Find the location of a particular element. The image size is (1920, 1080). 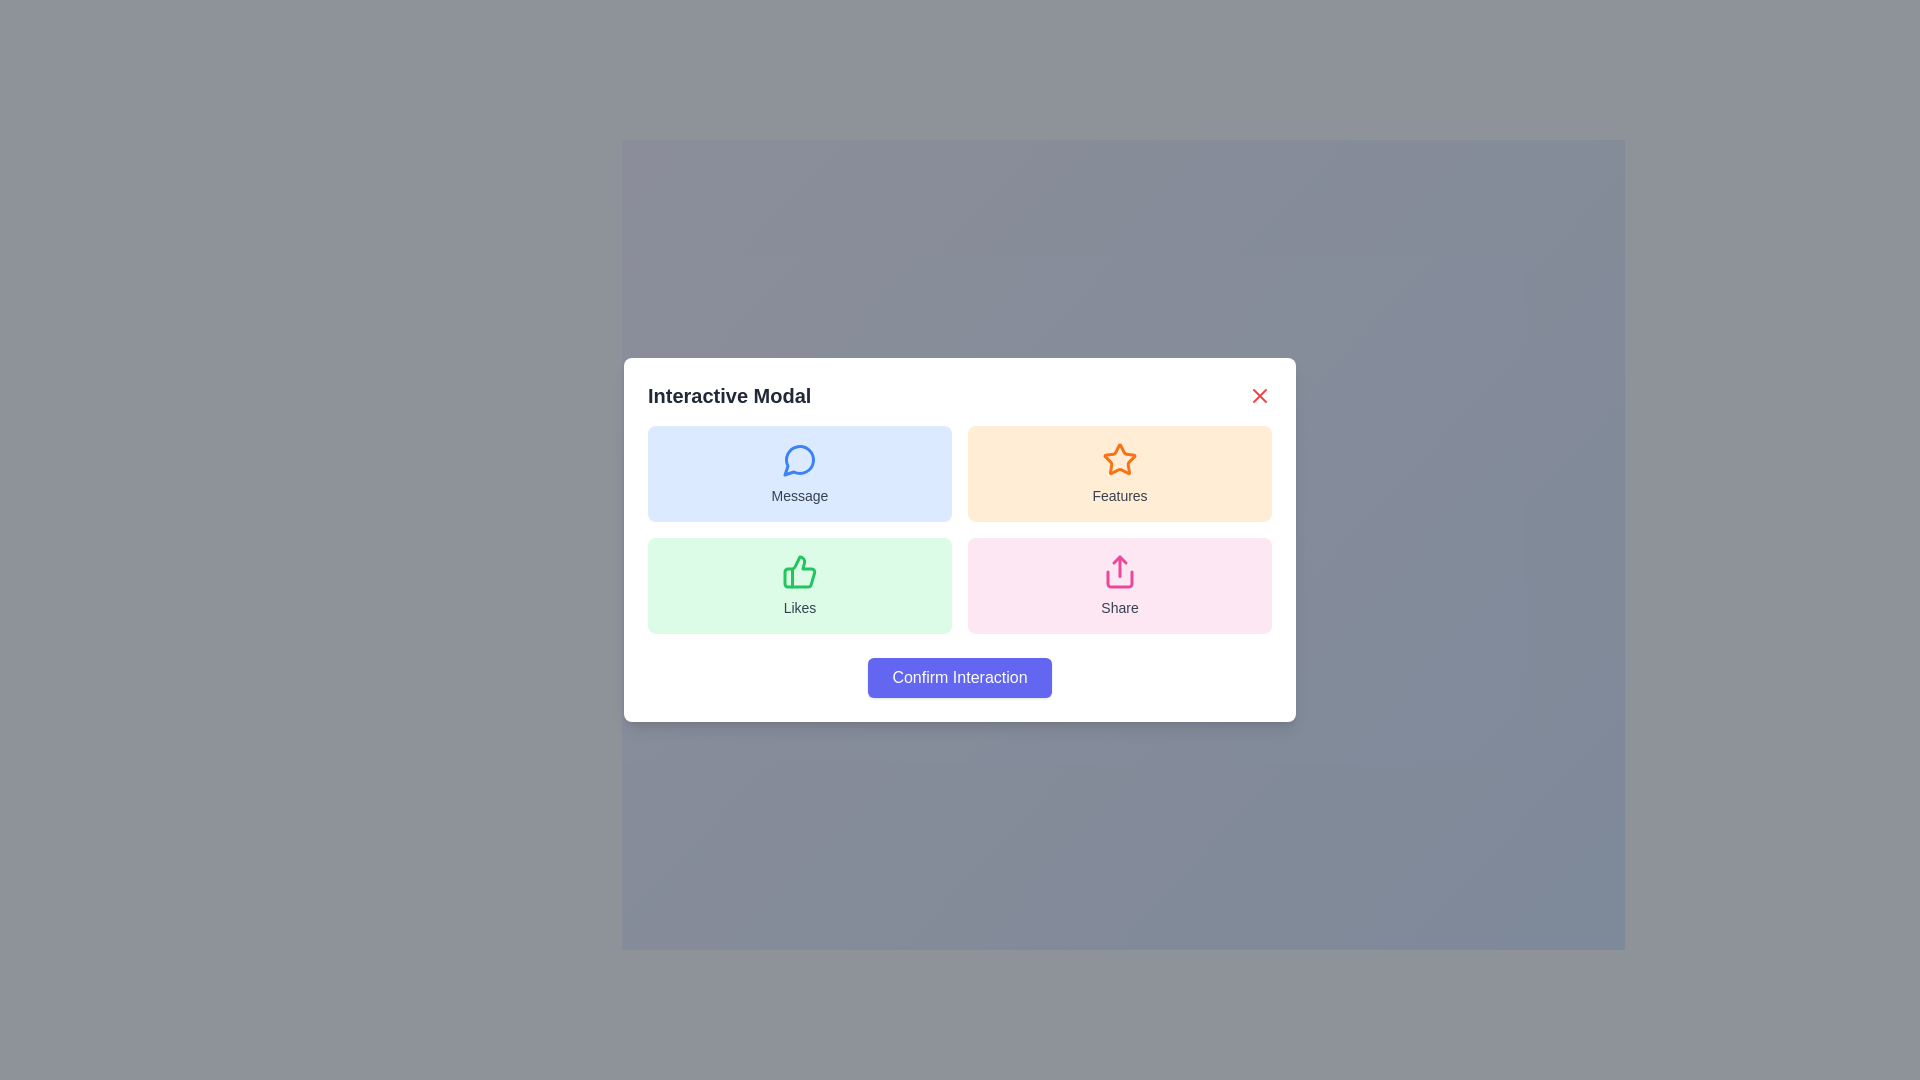

the thumbs-up icon with a green outline in the 'Likes' box located in the lower-left quadrant of the modal dialog to understand its context is located at coordinates (798, 571).